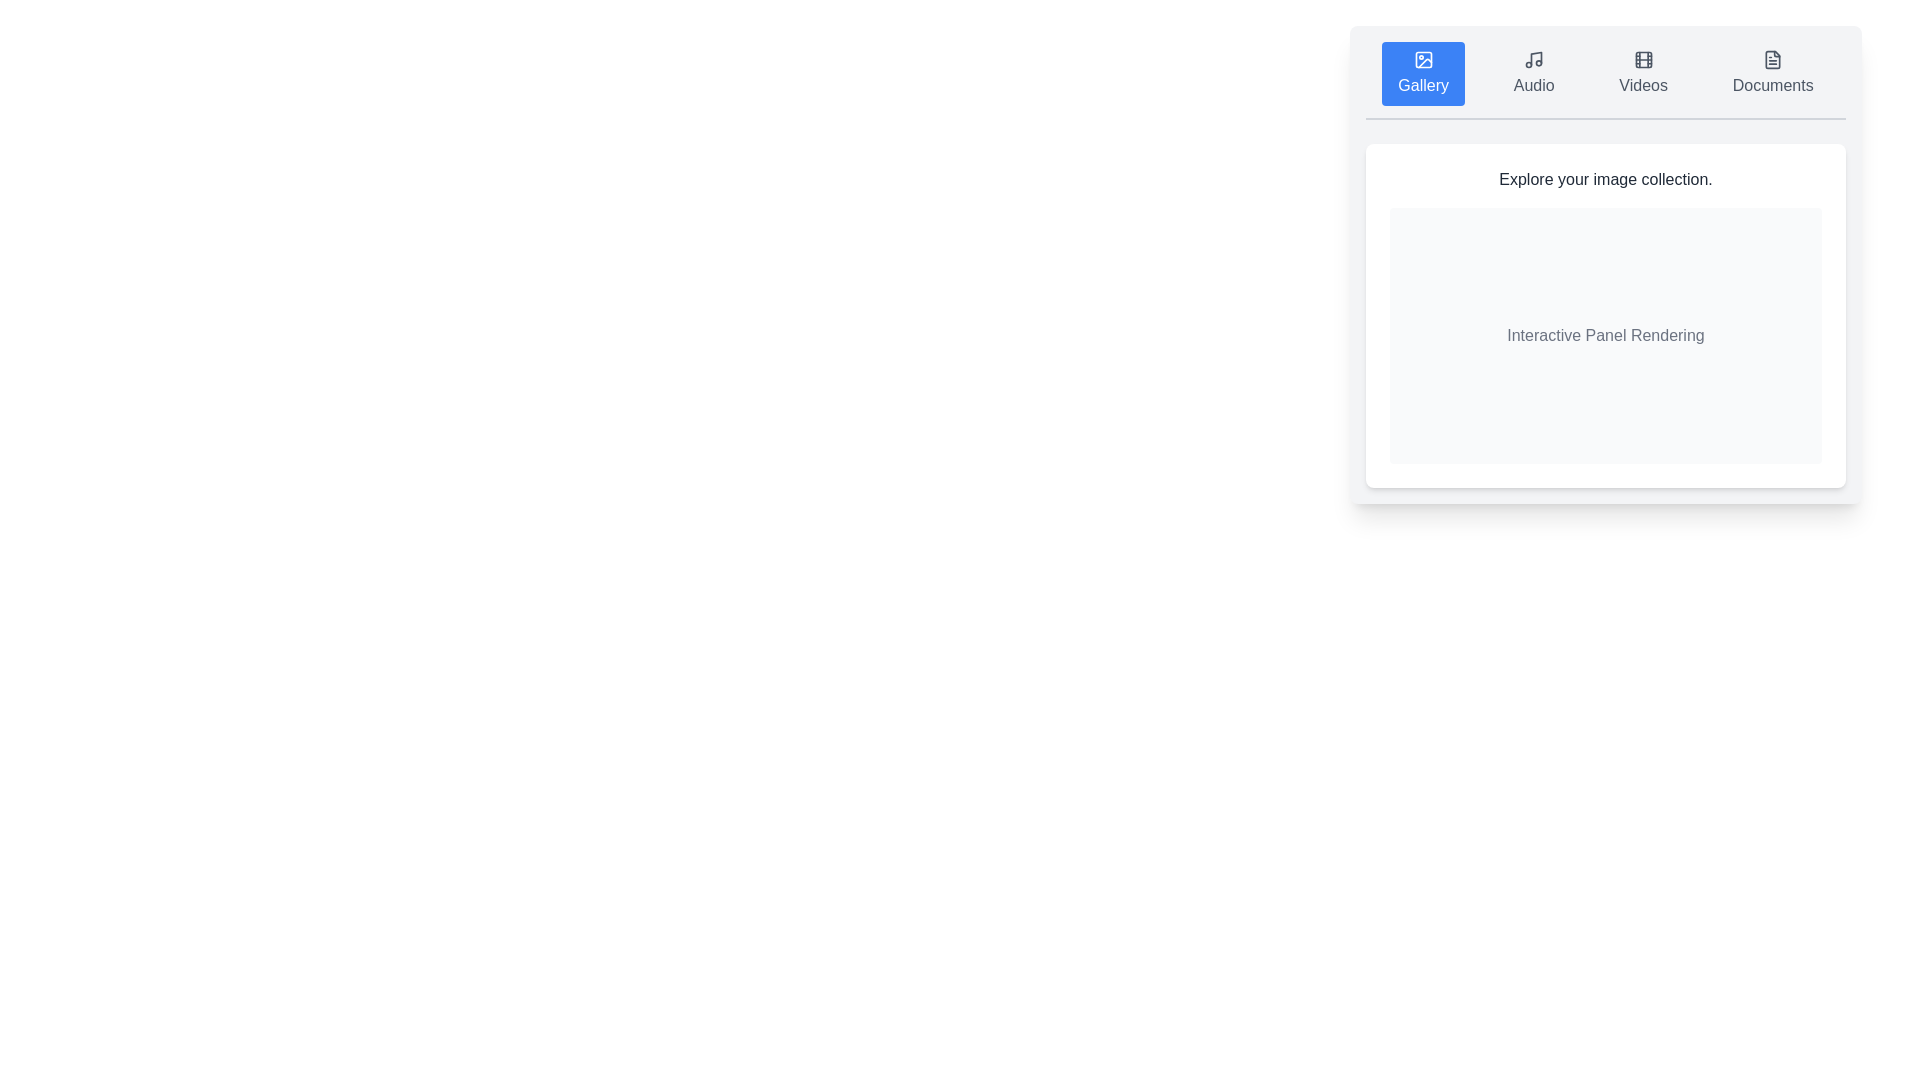  What do you see at coordinates (1643, 72) in the screenshot?
I see `the 'Videos' tab to switch to the video content` at bounding box center [1643, 72].